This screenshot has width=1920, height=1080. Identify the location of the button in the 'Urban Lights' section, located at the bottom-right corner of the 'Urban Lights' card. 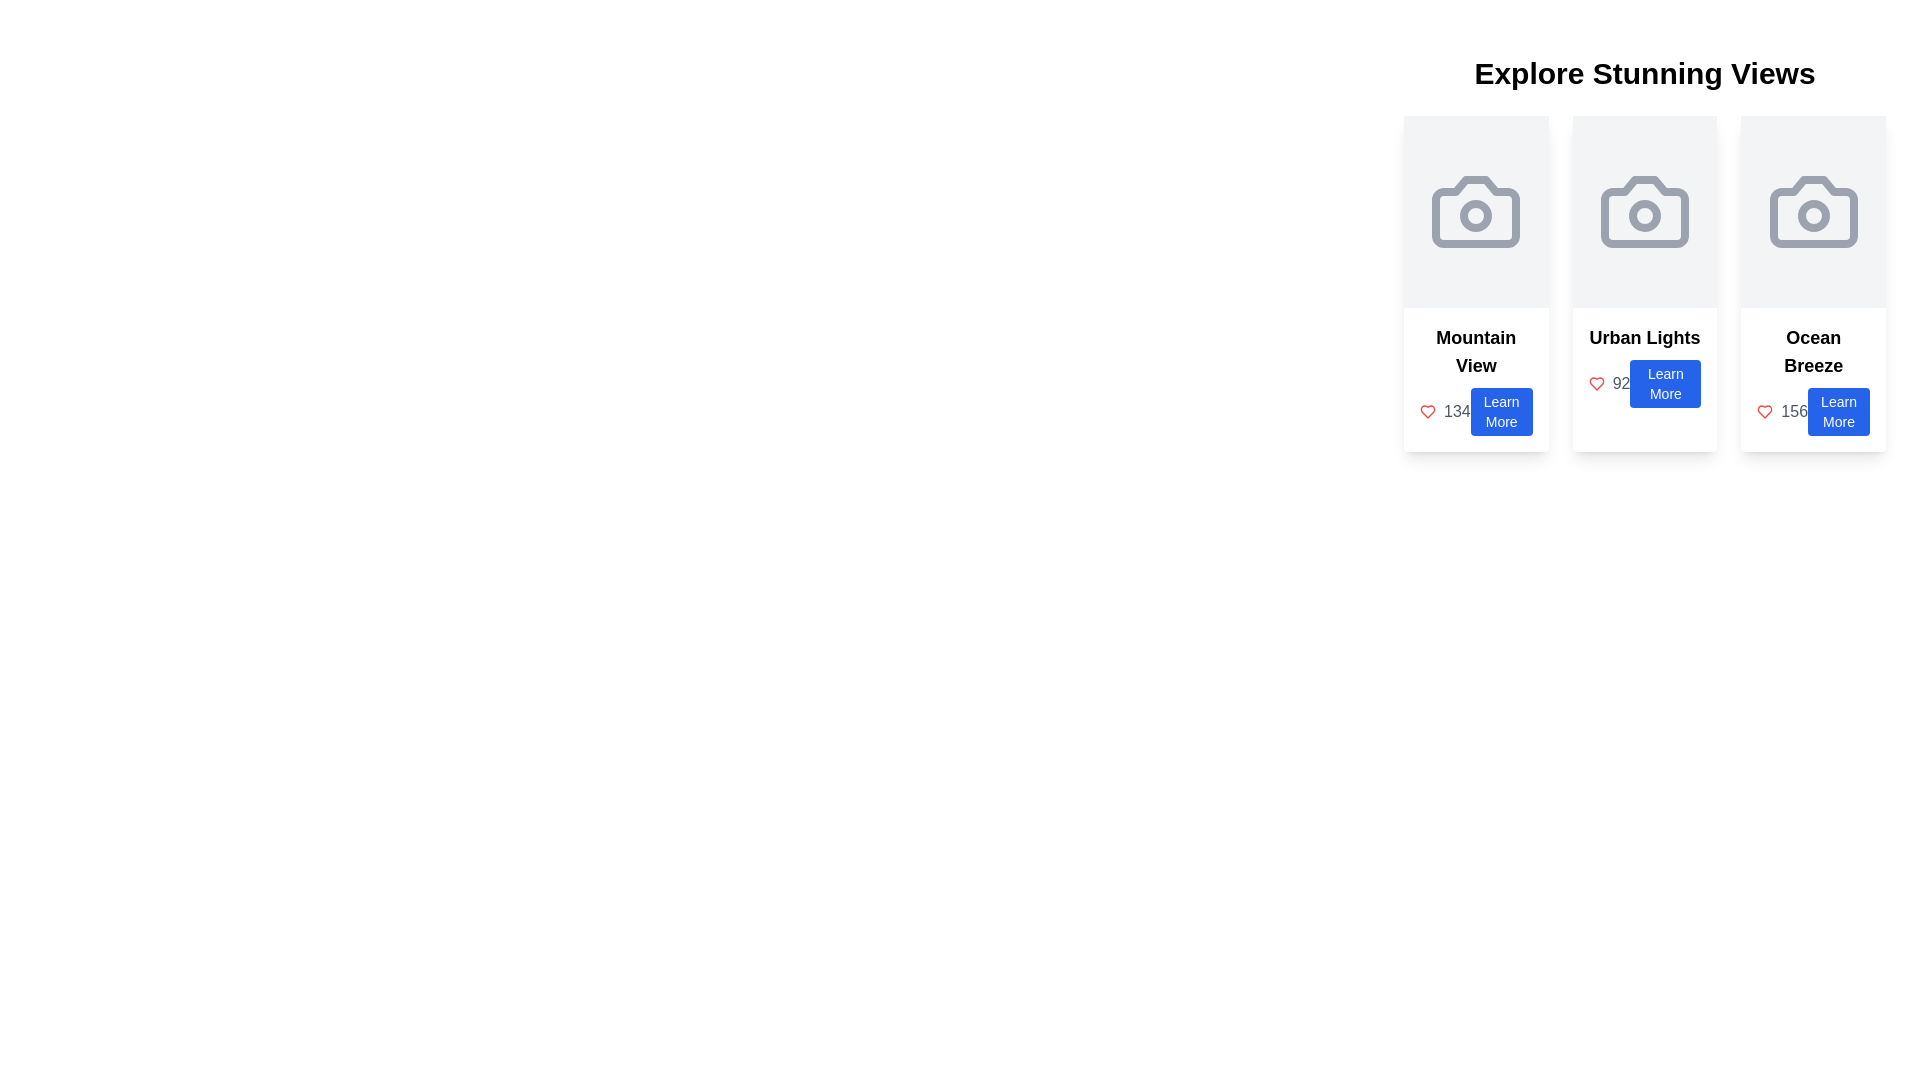
(1645, 384).